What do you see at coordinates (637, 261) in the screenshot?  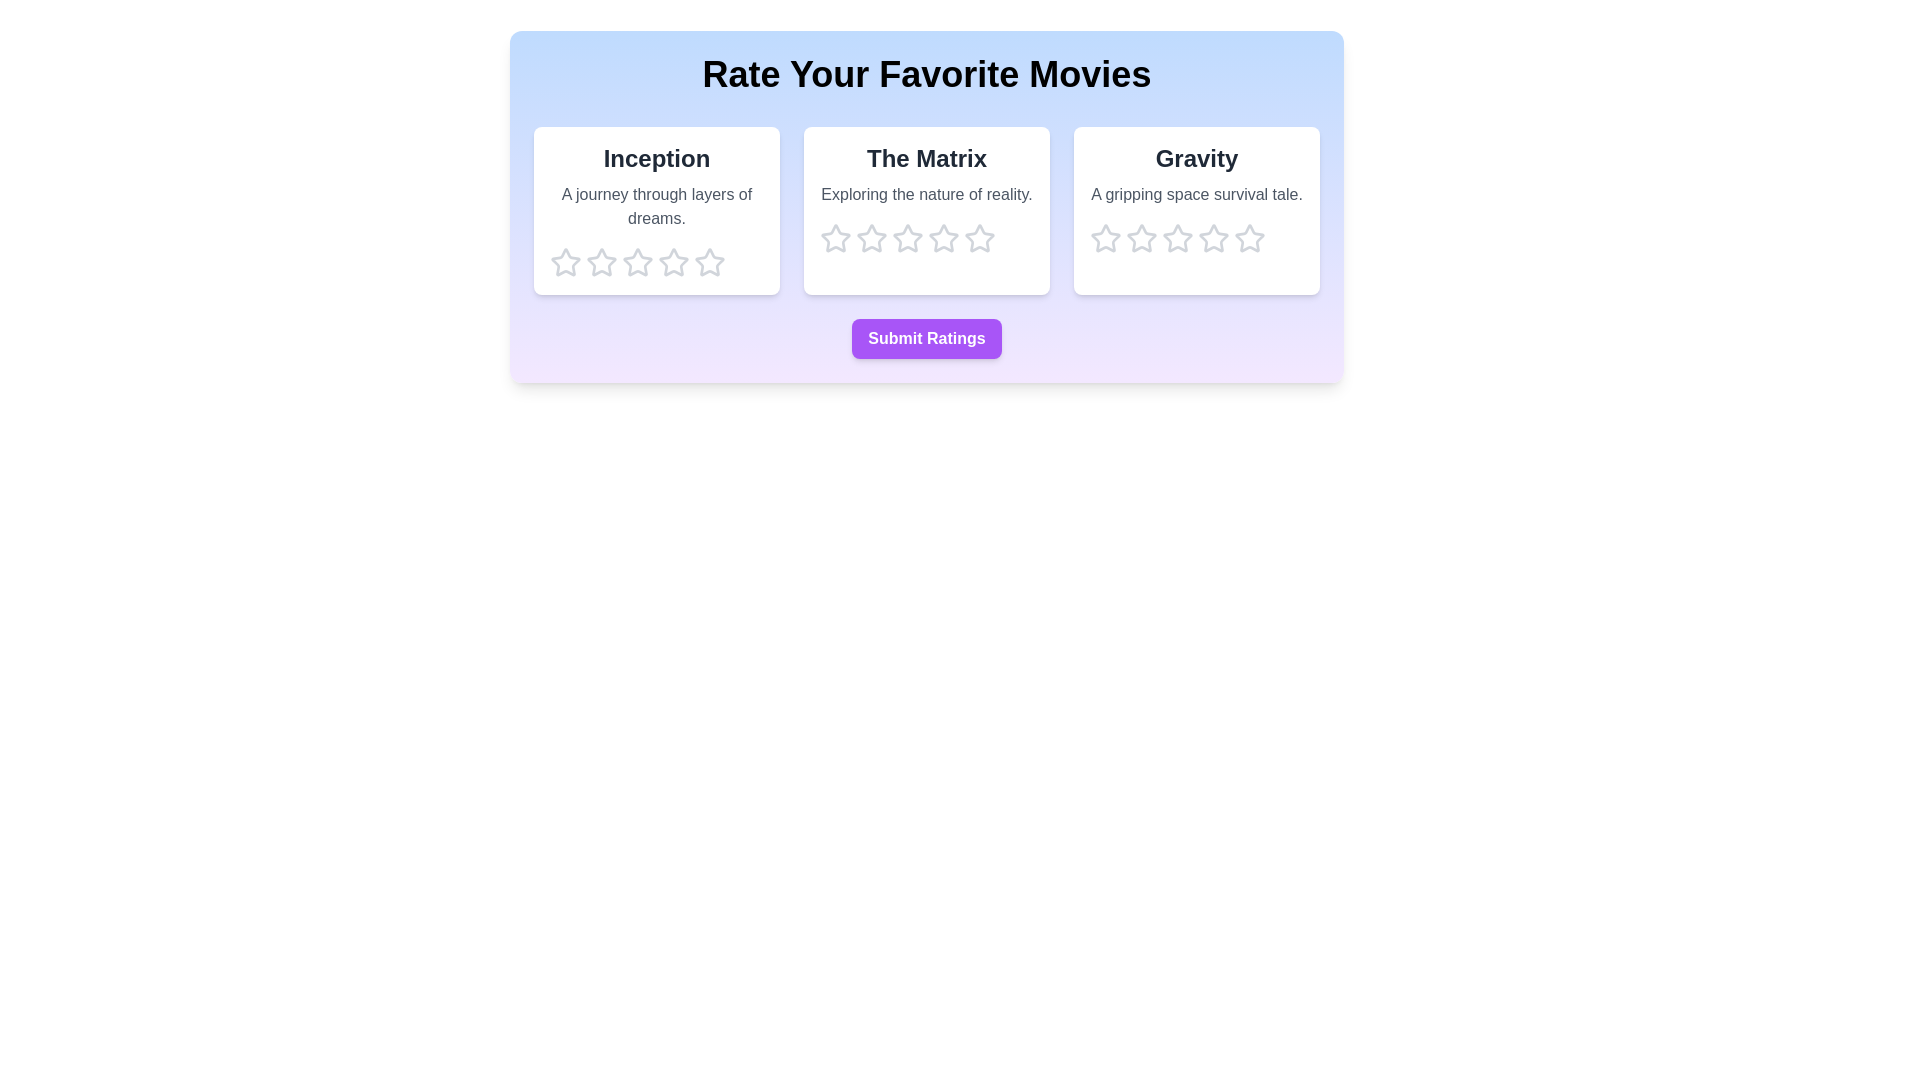 I see `the star corresponding to 3 for the movie Inception` at bounding box center [637, 261].